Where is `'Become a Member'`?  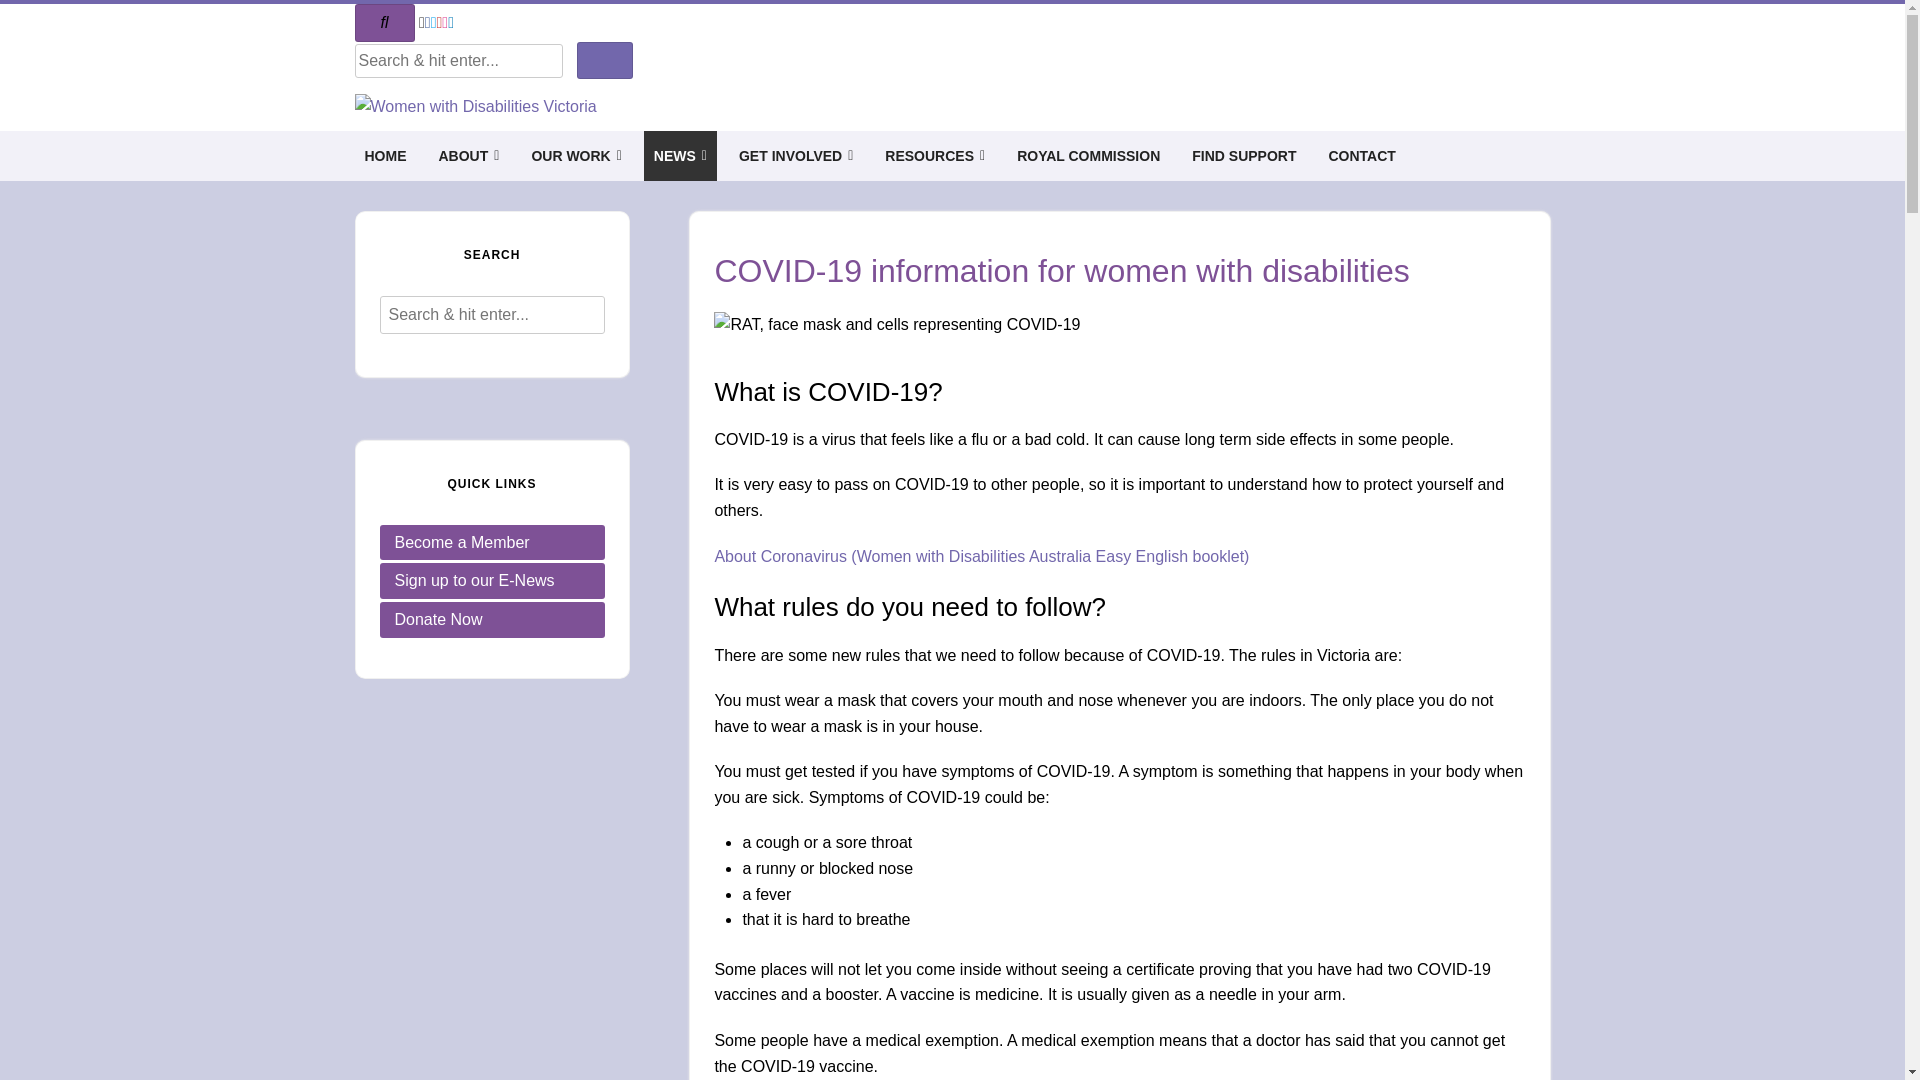
'Become a Member' is located at coordinates (492, 543).